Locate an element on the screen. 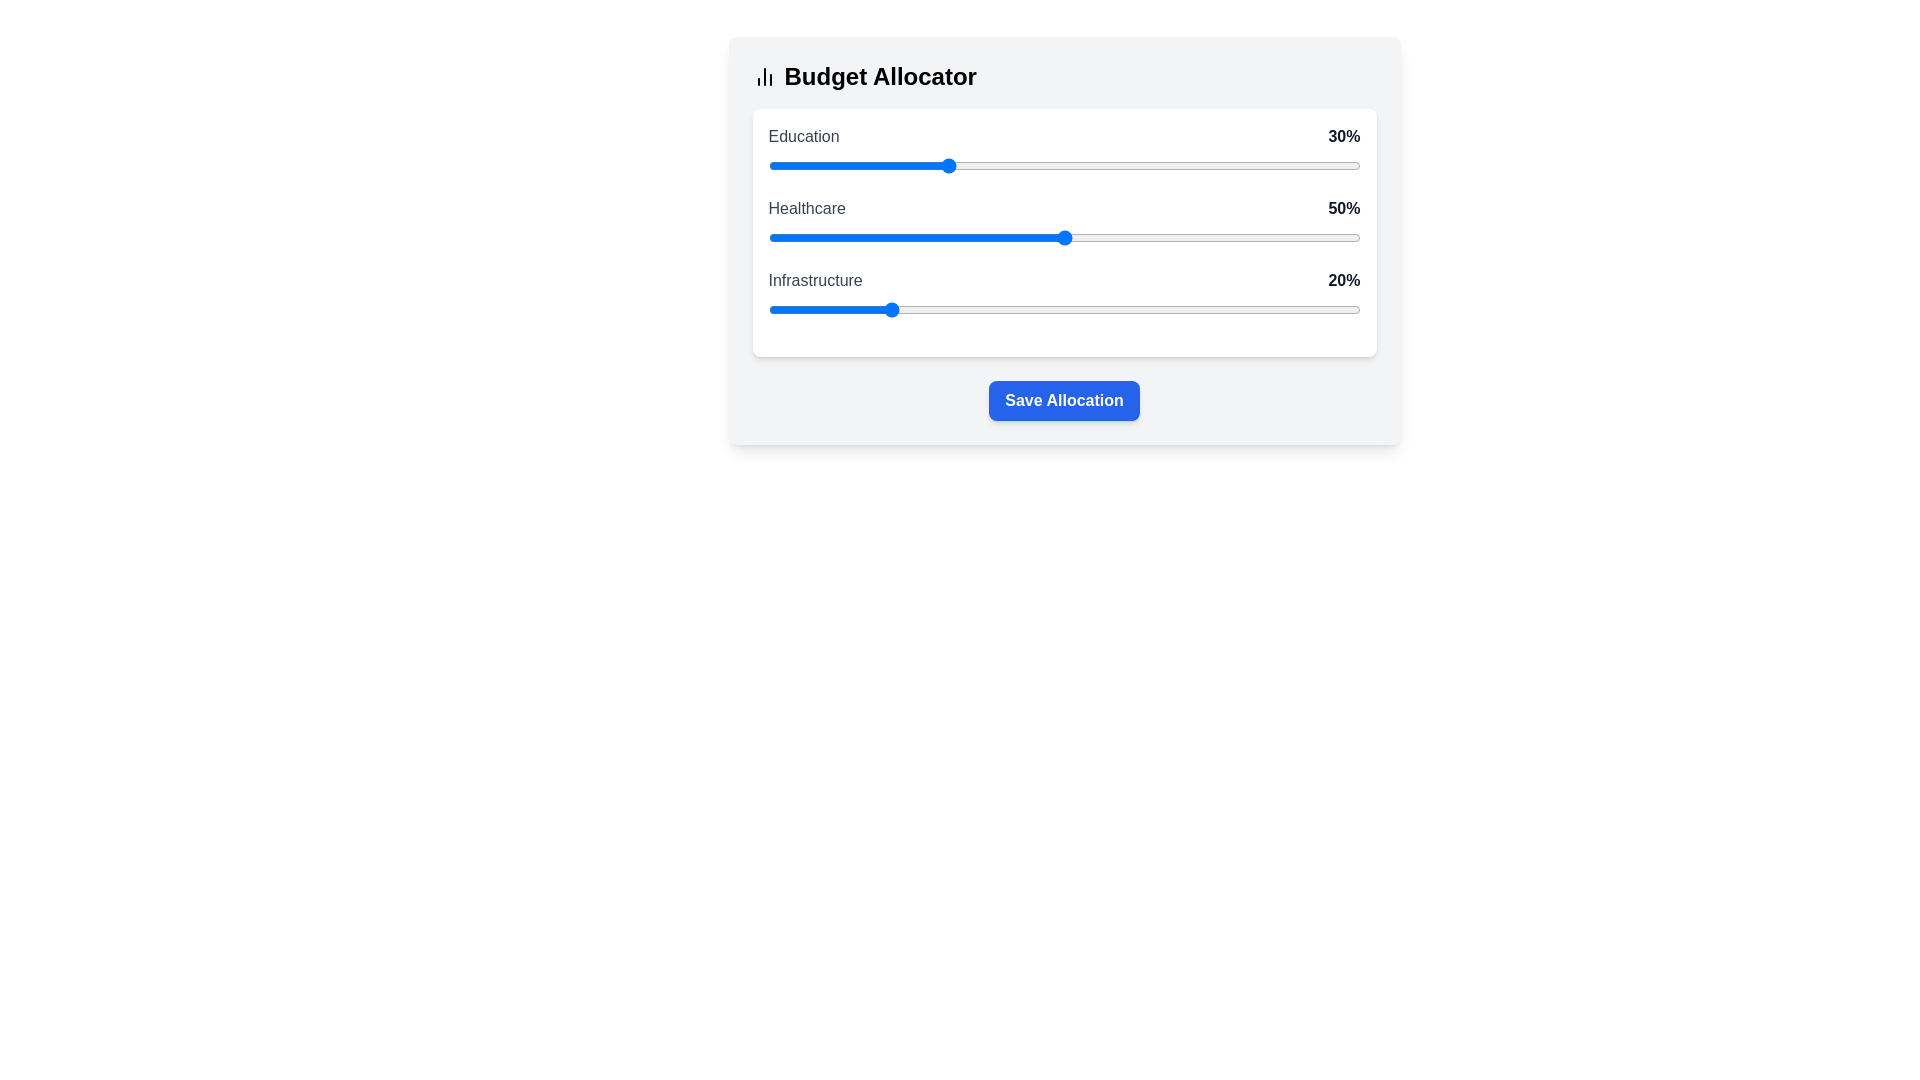  infrastructure allocation is located at coordinates (1319, 309).